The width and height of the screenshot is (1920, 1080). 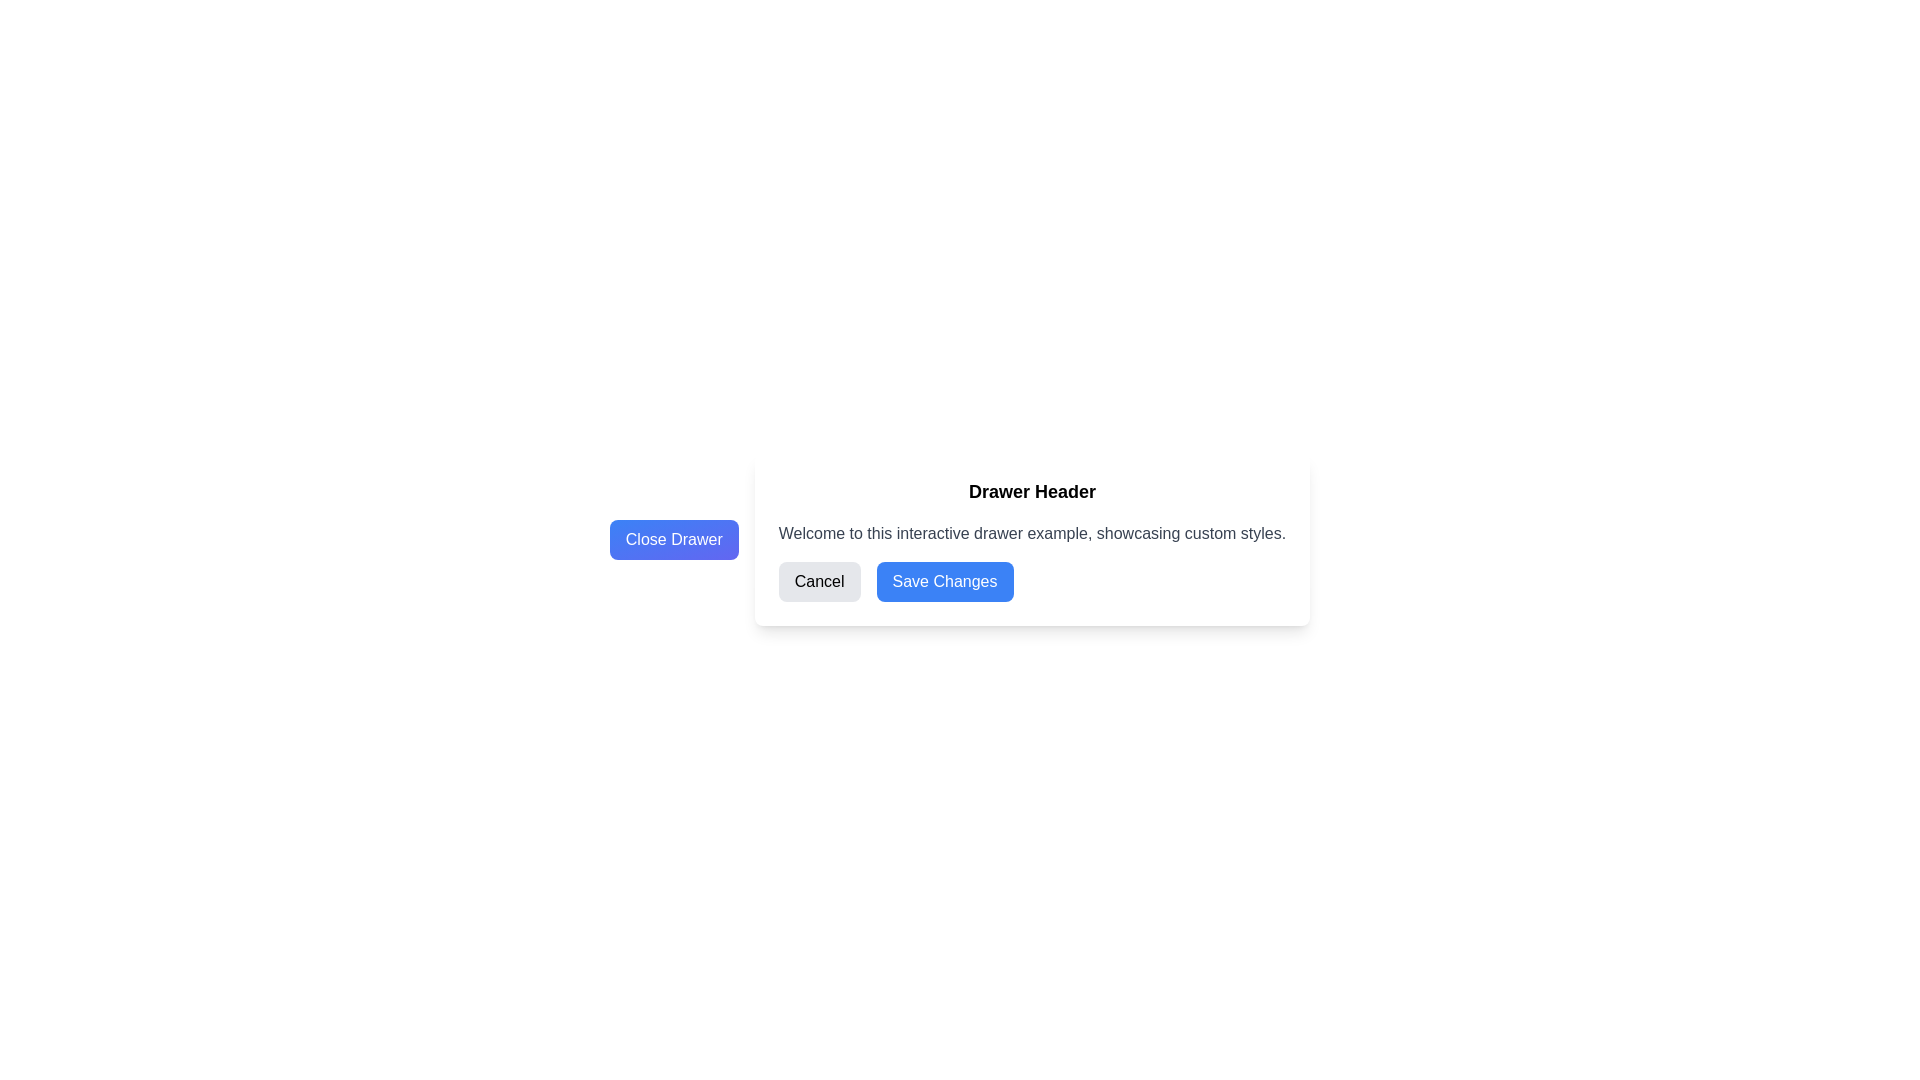 What do you see at coordinates (1032, 532) in the screenshot?
I see `the multiline text label that reads 'Welcome to this interactive drawer example, showcasing custom styles', which is styled in subdued gray within a white rounded rectangular background, located below the 'Drawer Header'` at bounding box center [1032, 532].